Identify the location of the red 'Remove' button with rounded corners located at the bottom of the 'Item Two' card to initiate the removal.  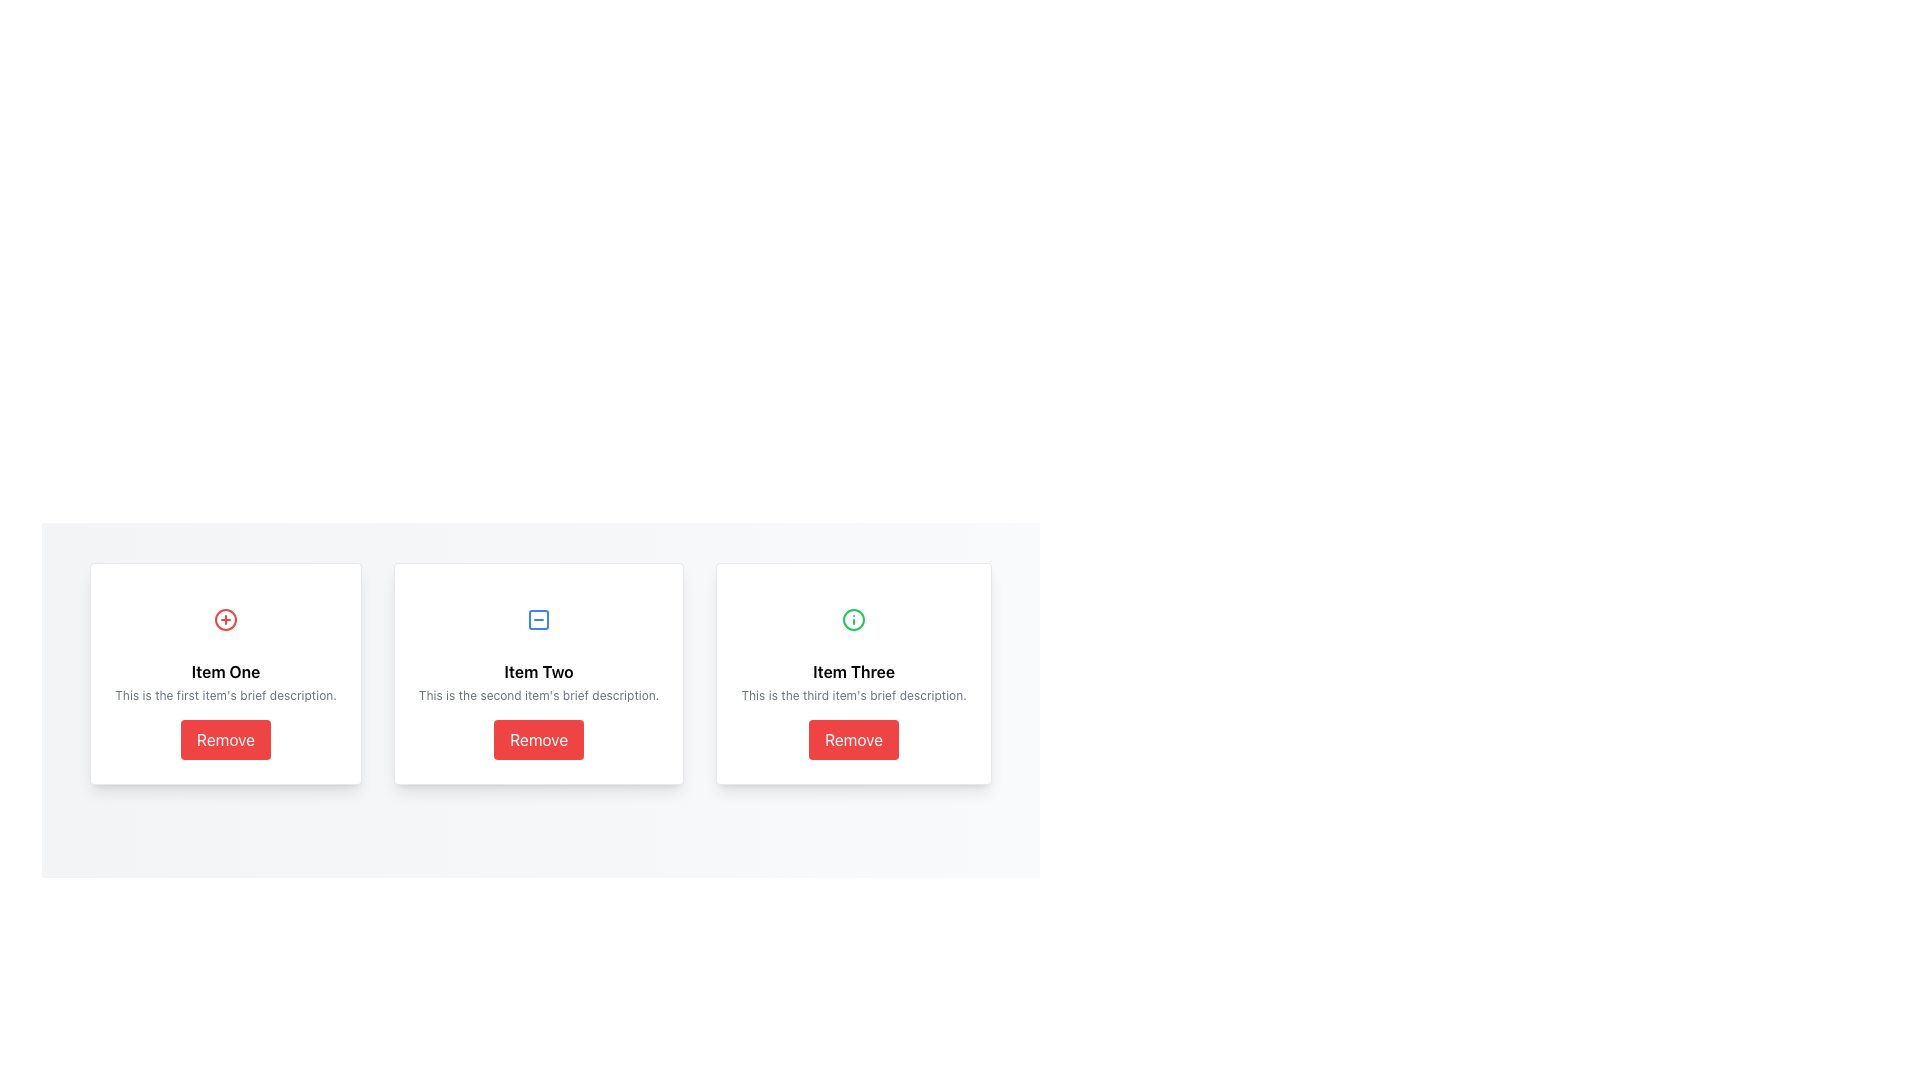
(539, 740).